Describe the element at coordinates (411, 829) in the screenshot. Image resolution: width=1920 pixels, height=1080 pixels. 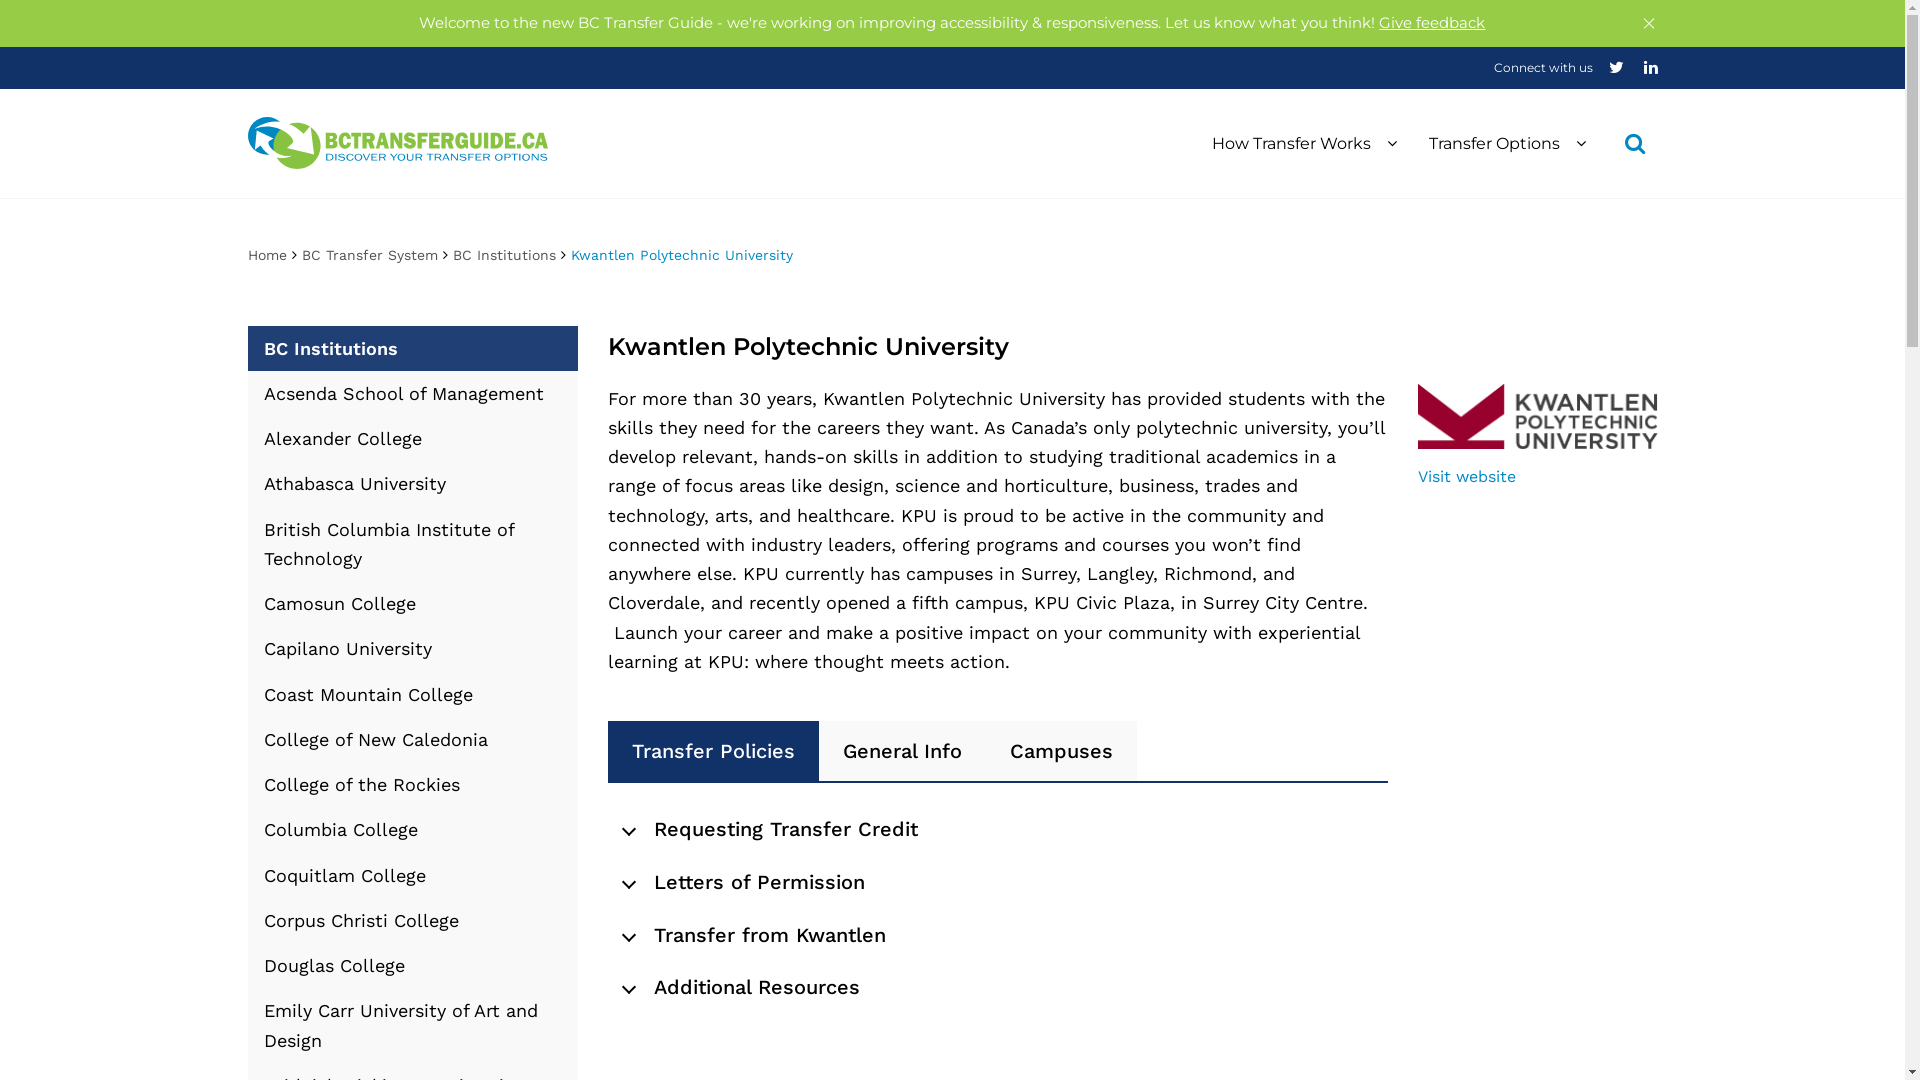
I see `'Columbia College'` at that location.